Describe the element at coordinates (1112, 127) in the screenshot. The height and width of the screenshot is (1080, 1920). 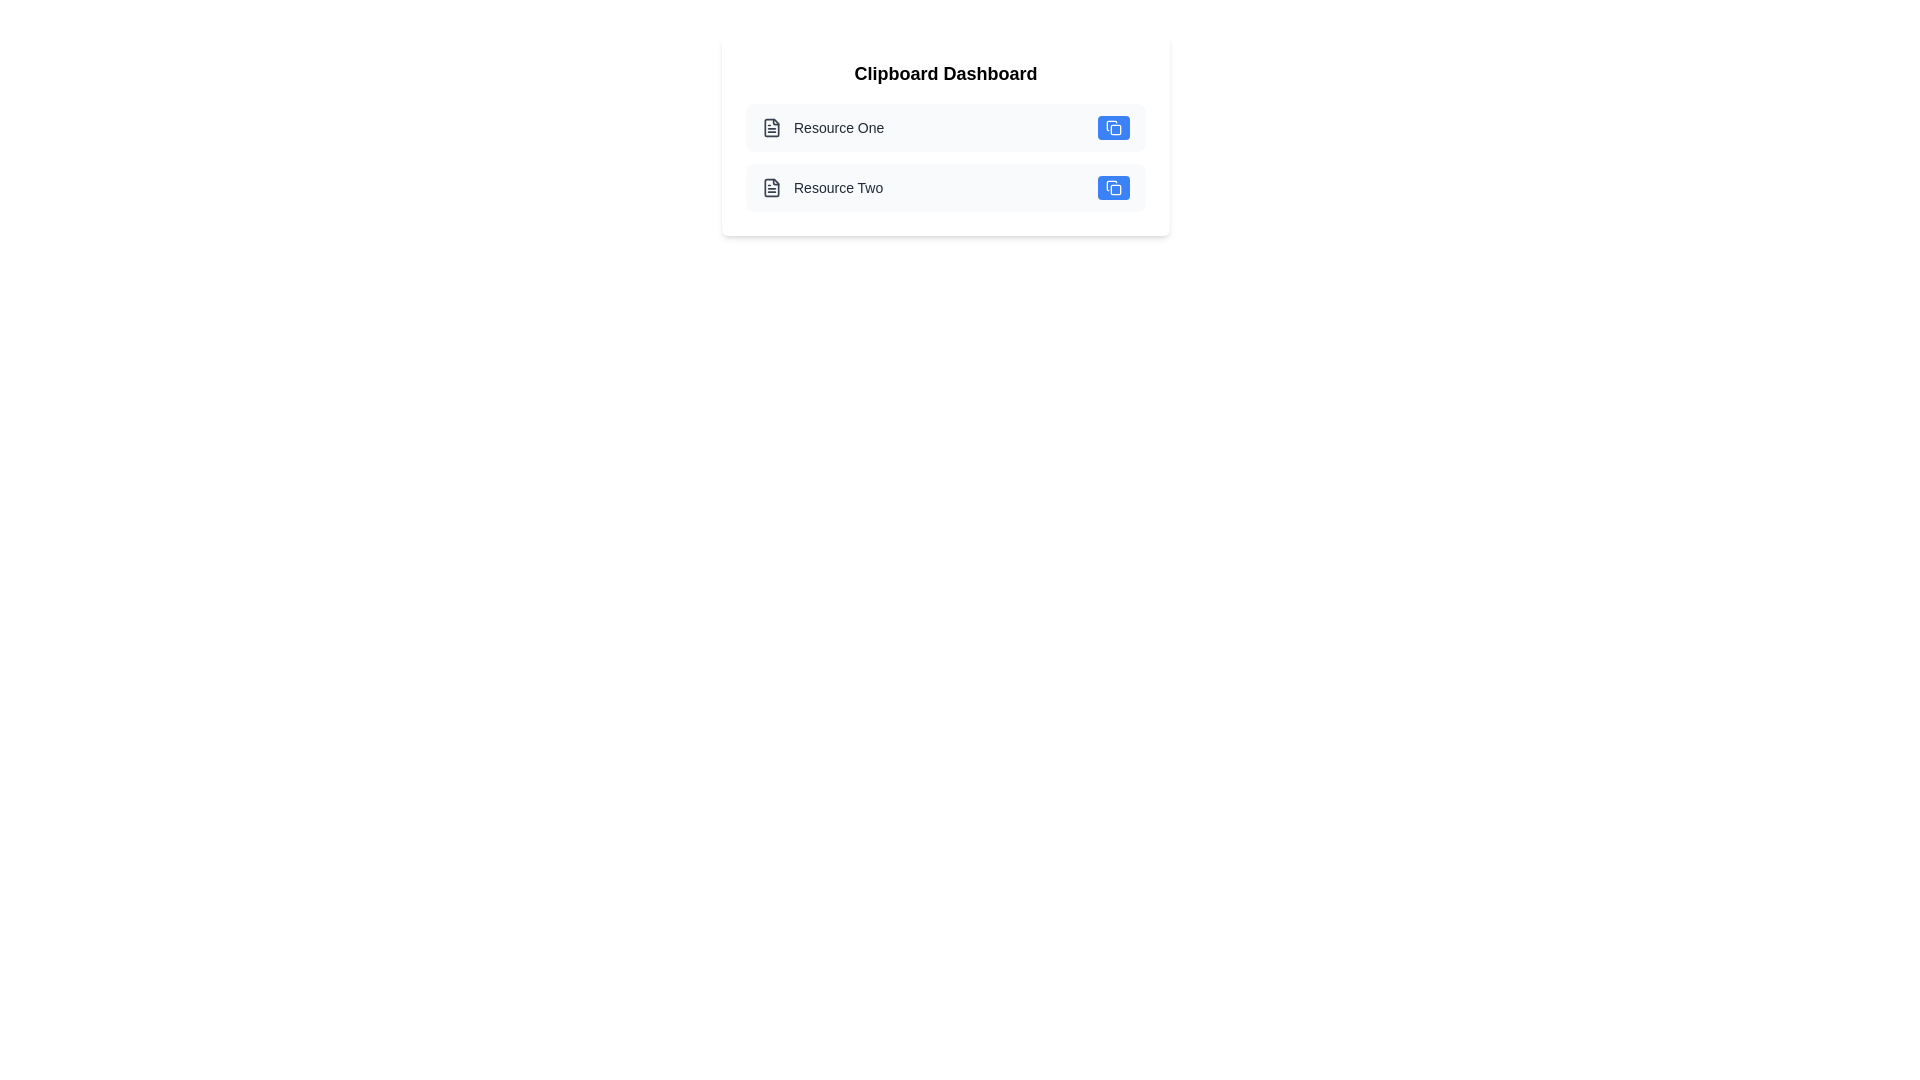
I see `the blue button with a white icon of two overlapping squares located to the far right of 'Resource One'` at that location.